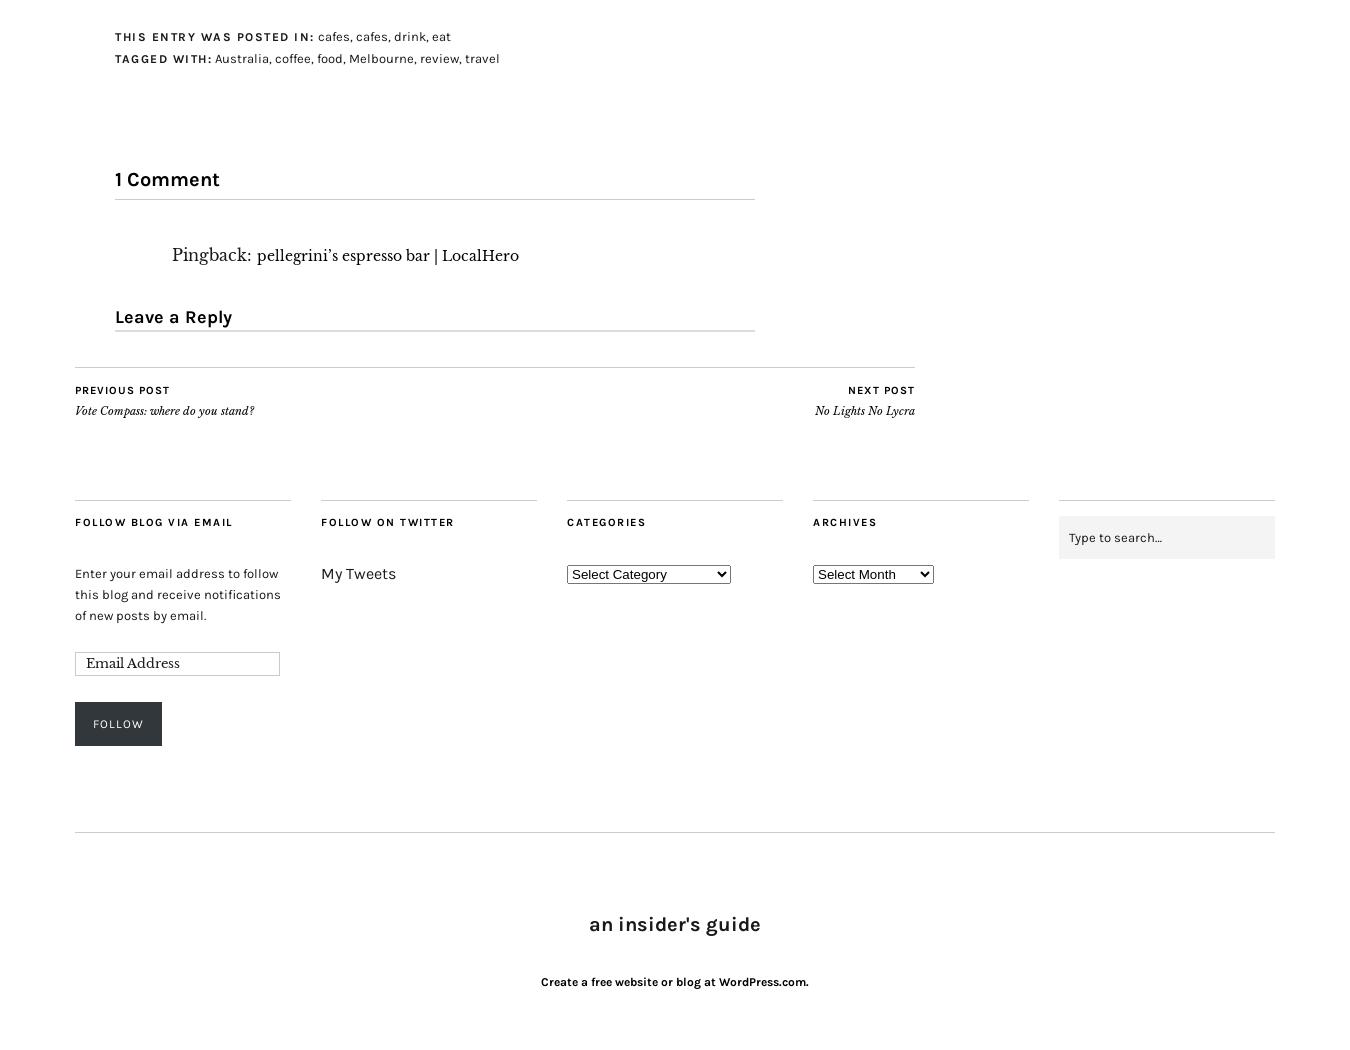 This screenshot has height=1050, width=1350. I want to click on 'No Lights No Lycra', so click(864, 410).